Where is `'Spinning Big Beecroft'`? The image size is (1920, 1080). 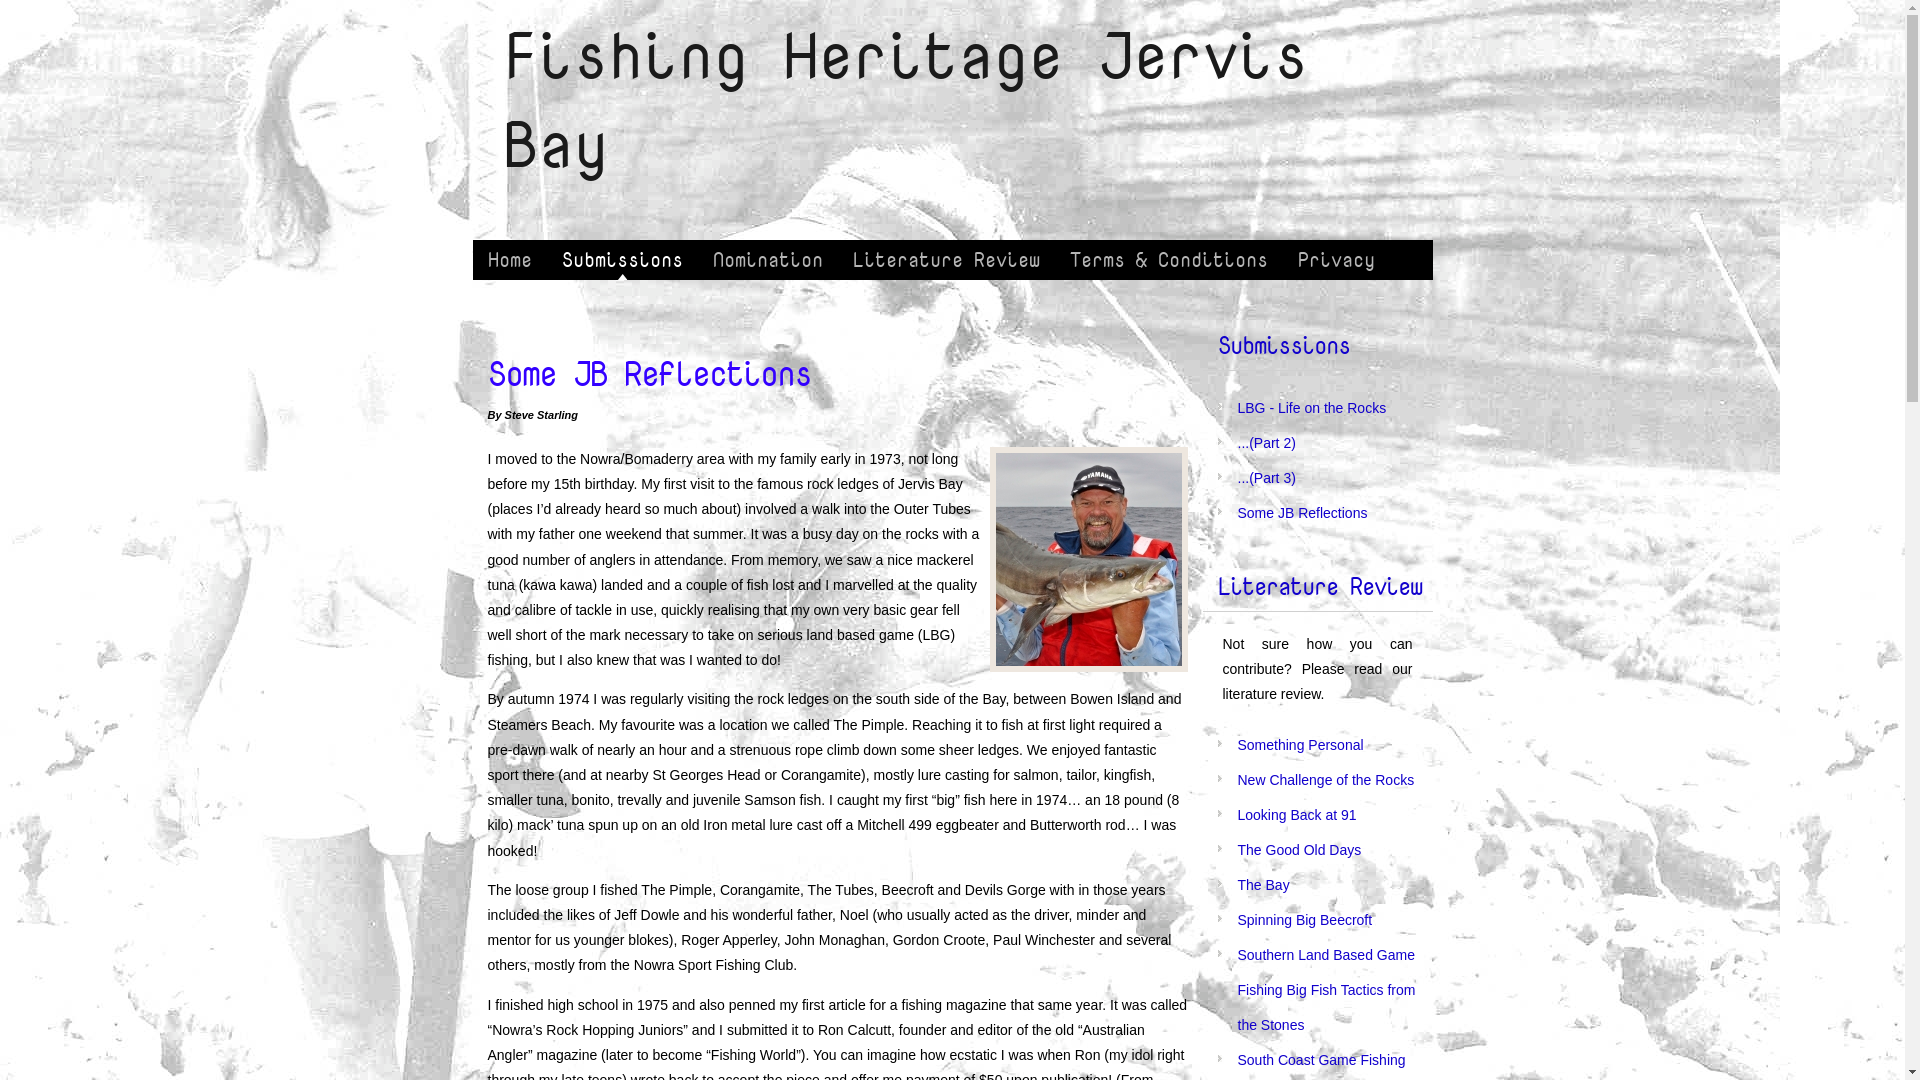
'Spinning Big Beecroft' is located at coordinates (1237, 920).